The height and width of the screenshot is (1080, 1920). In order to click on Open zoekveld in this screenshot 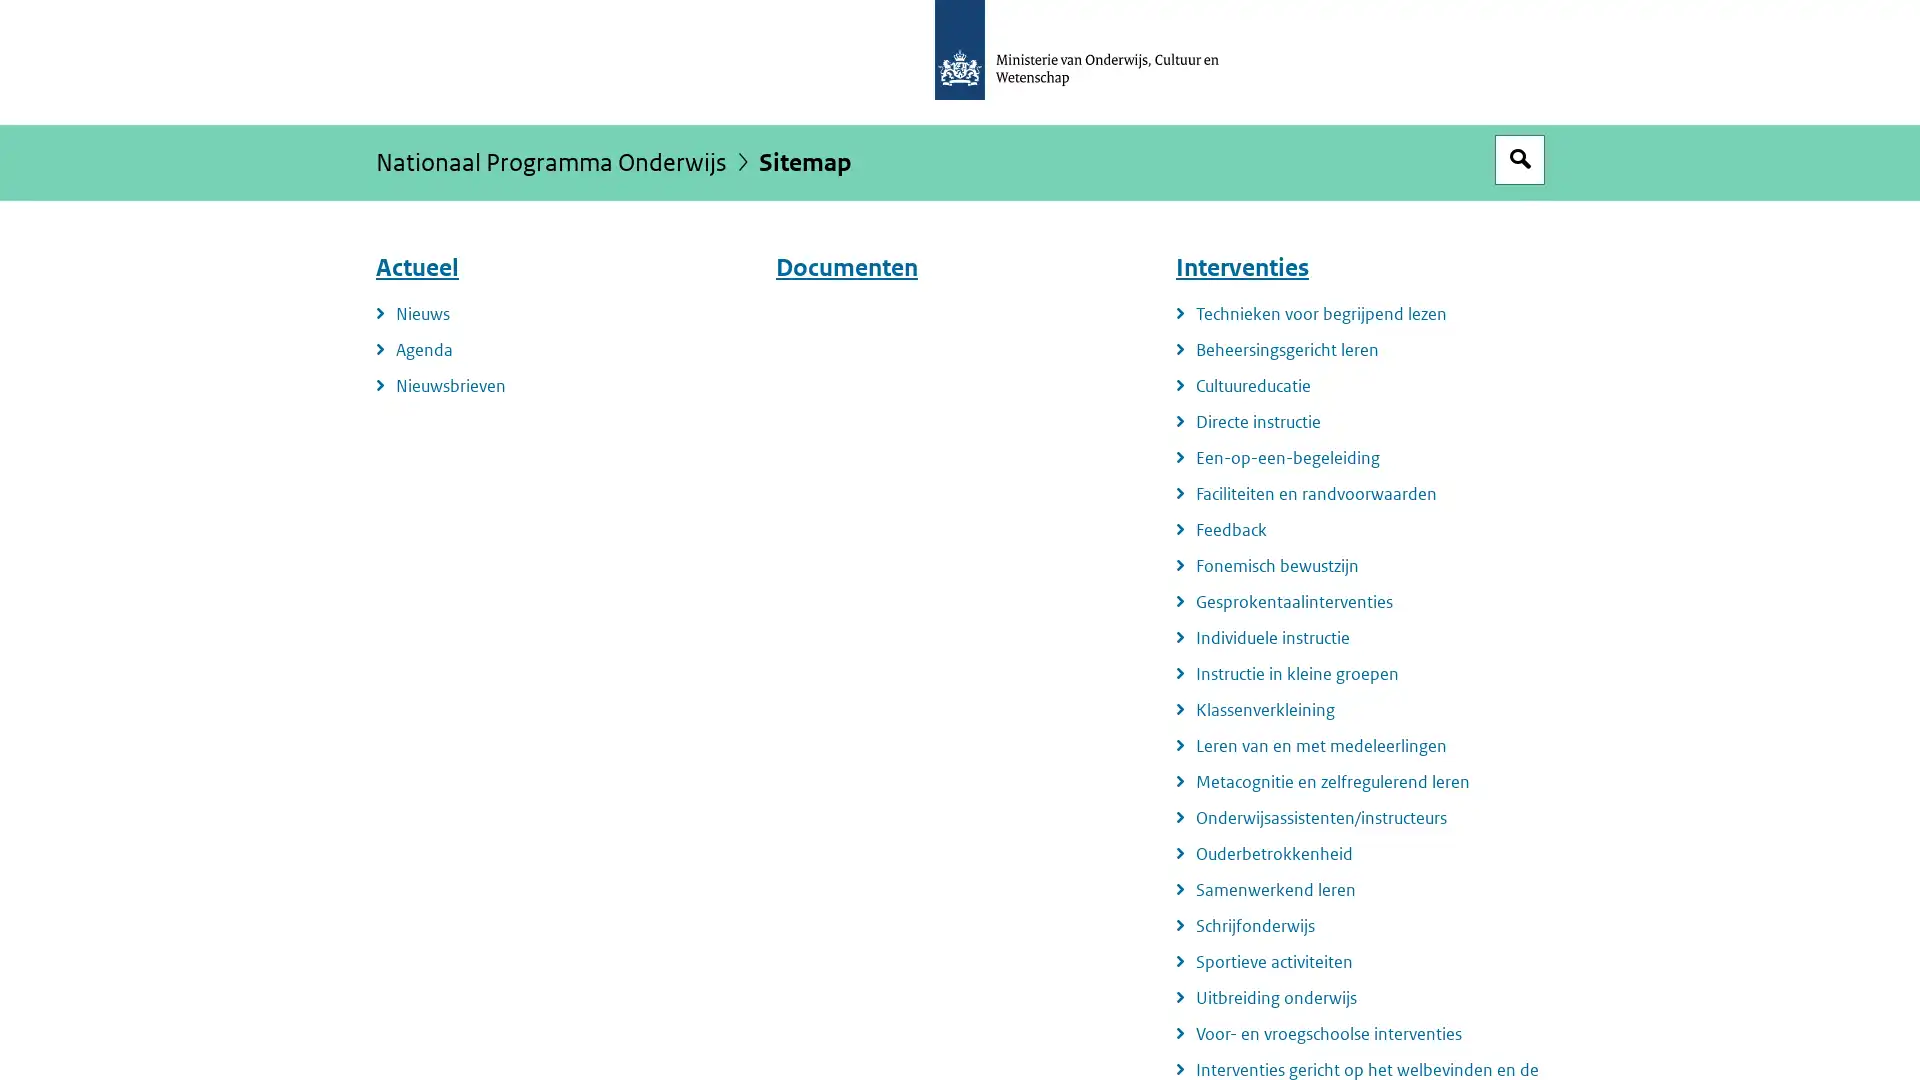, I will do `click(1520, 158)`.